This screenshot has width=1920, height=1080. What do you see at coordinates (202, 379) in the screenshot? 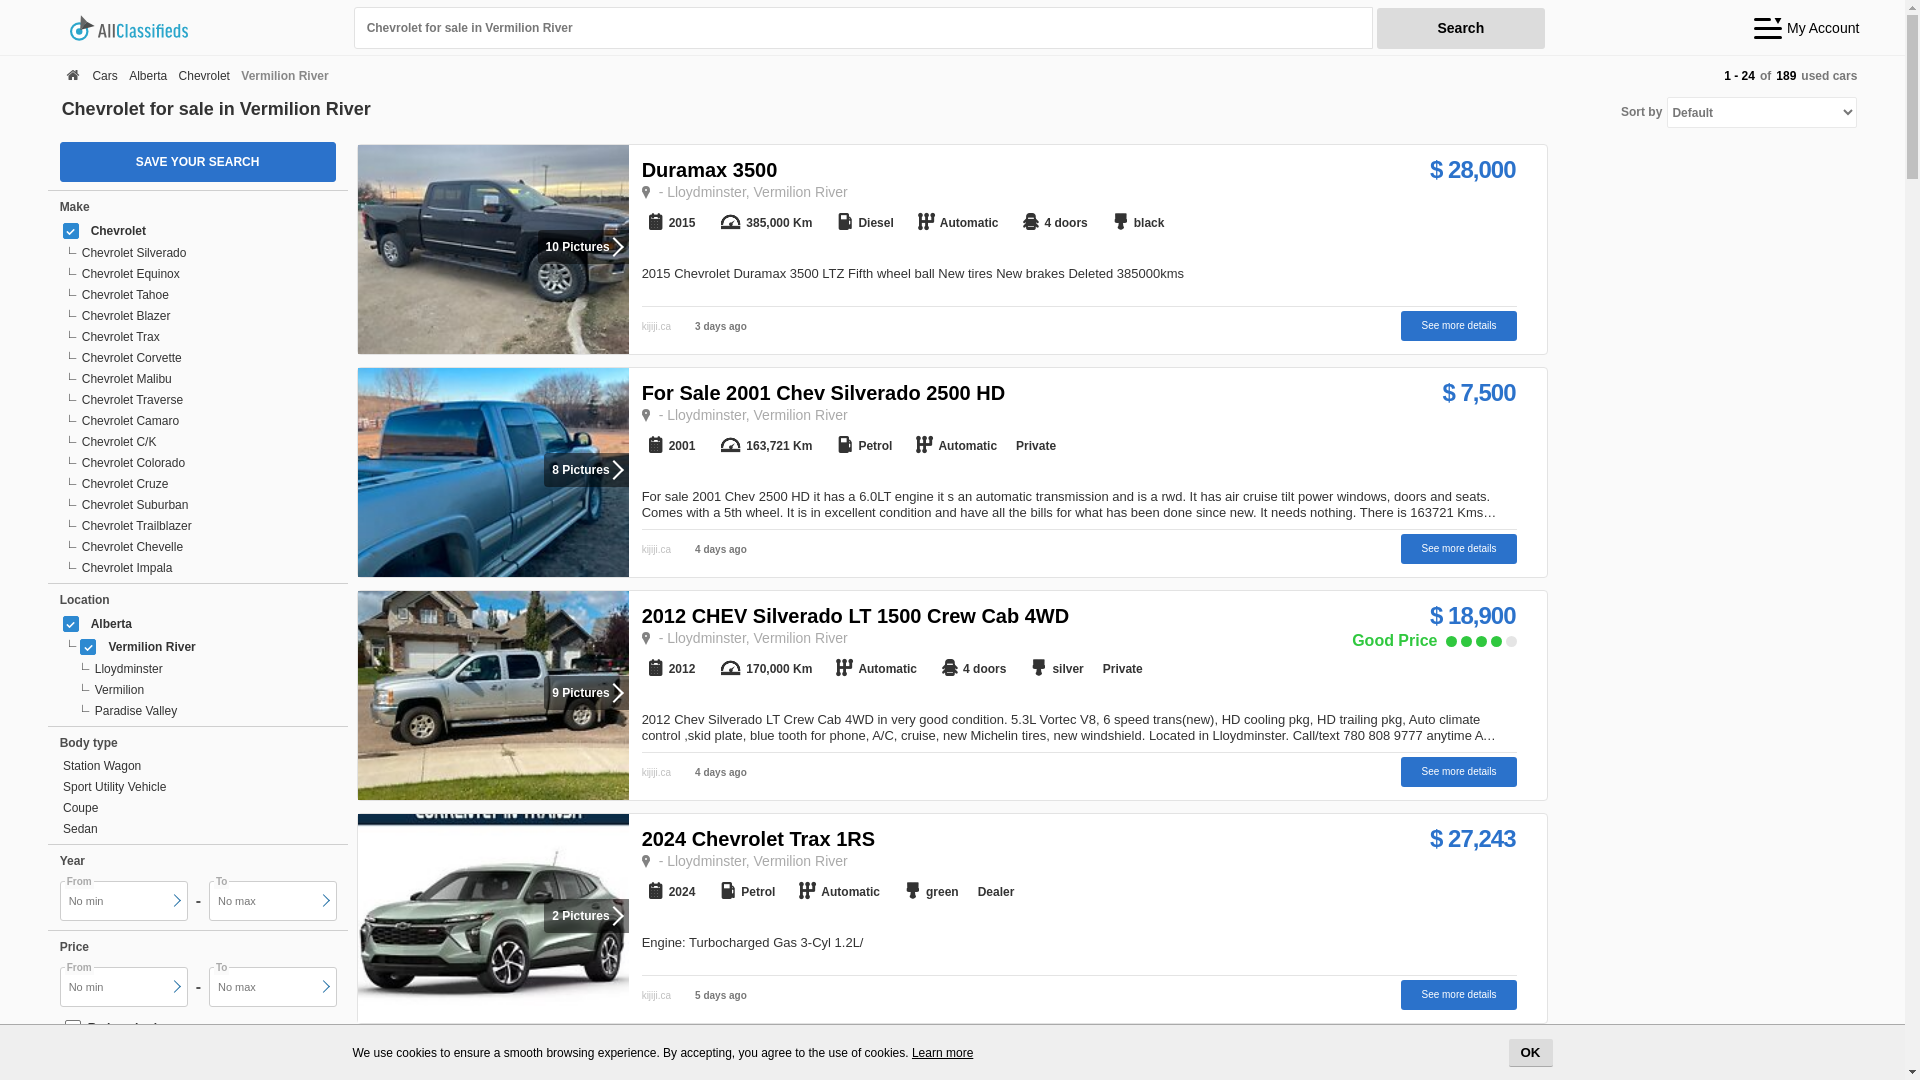
I see `'Chevrolet Malibu'` at bounding box center [202, 379].